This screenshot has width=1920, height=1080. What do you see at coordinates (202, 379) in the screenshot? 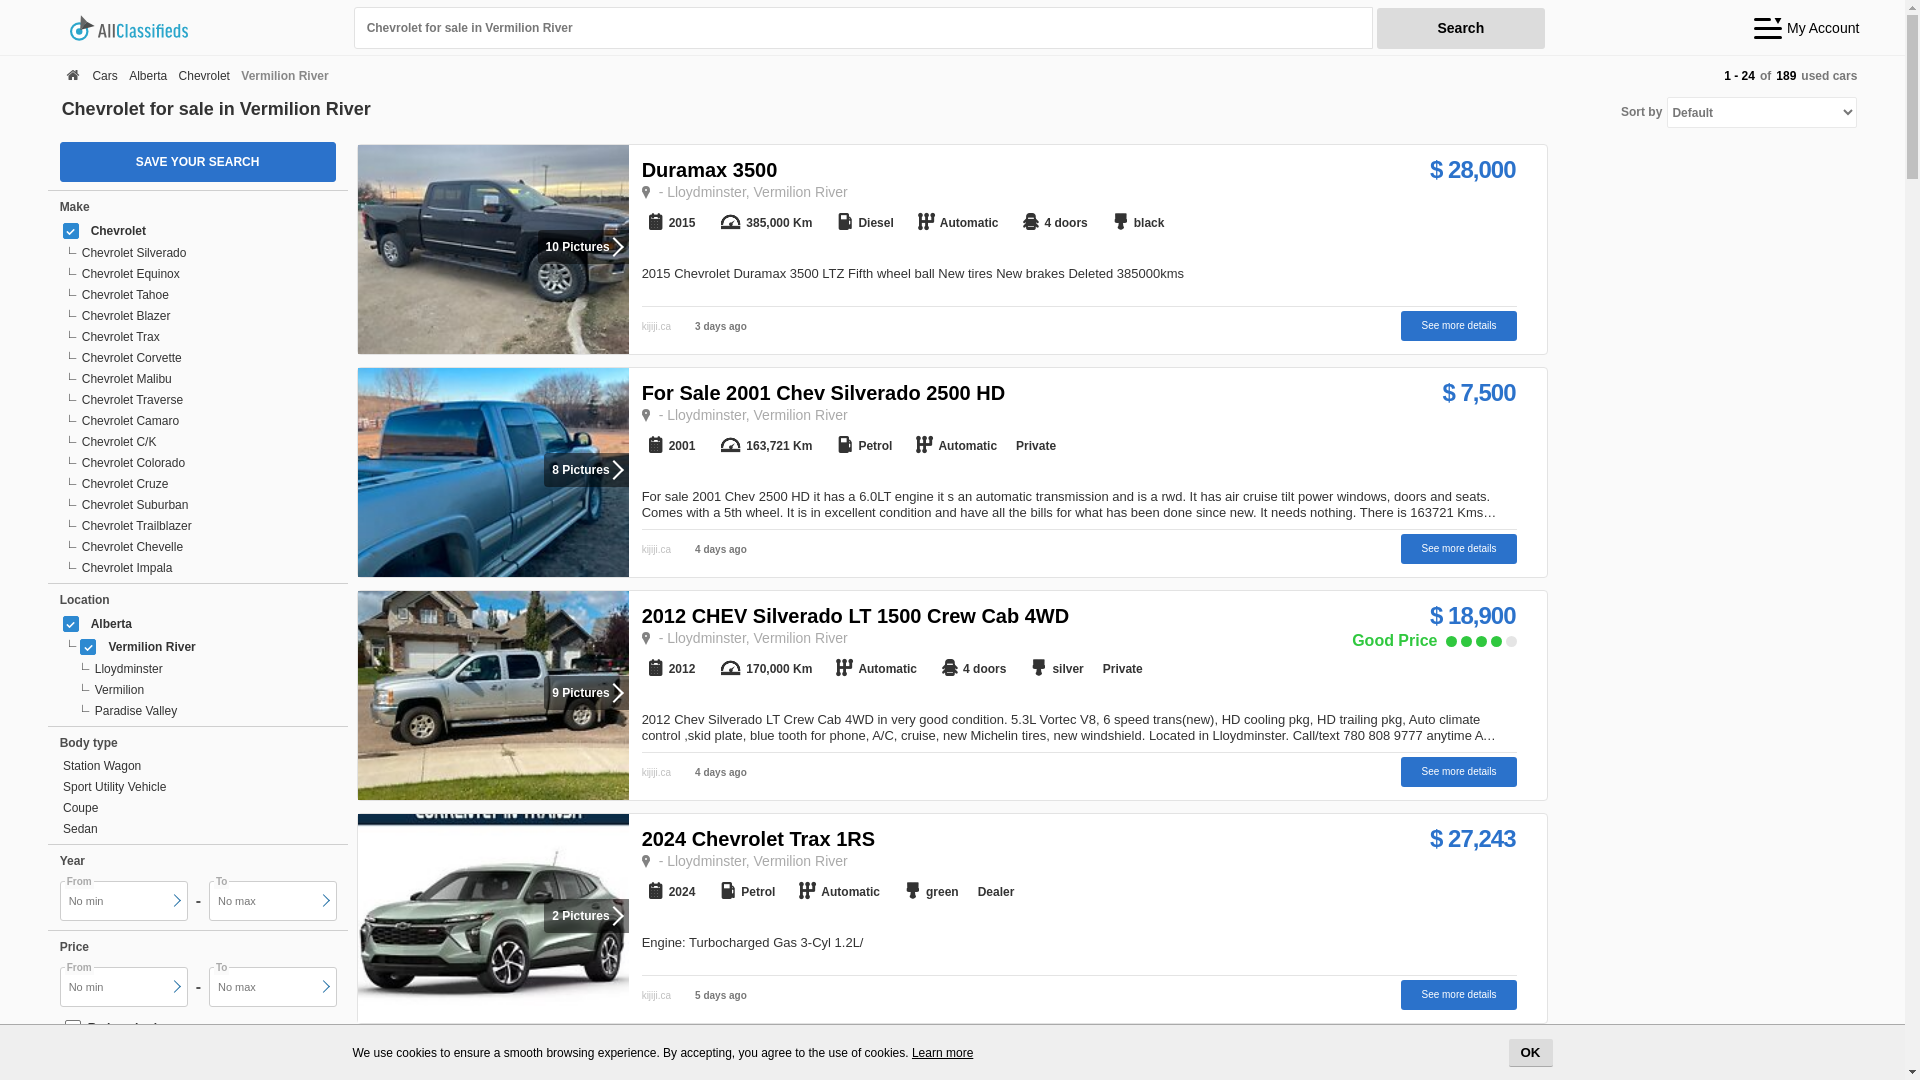
I see `'Chevrolet Malibu'` at bounding box center [202, 379].